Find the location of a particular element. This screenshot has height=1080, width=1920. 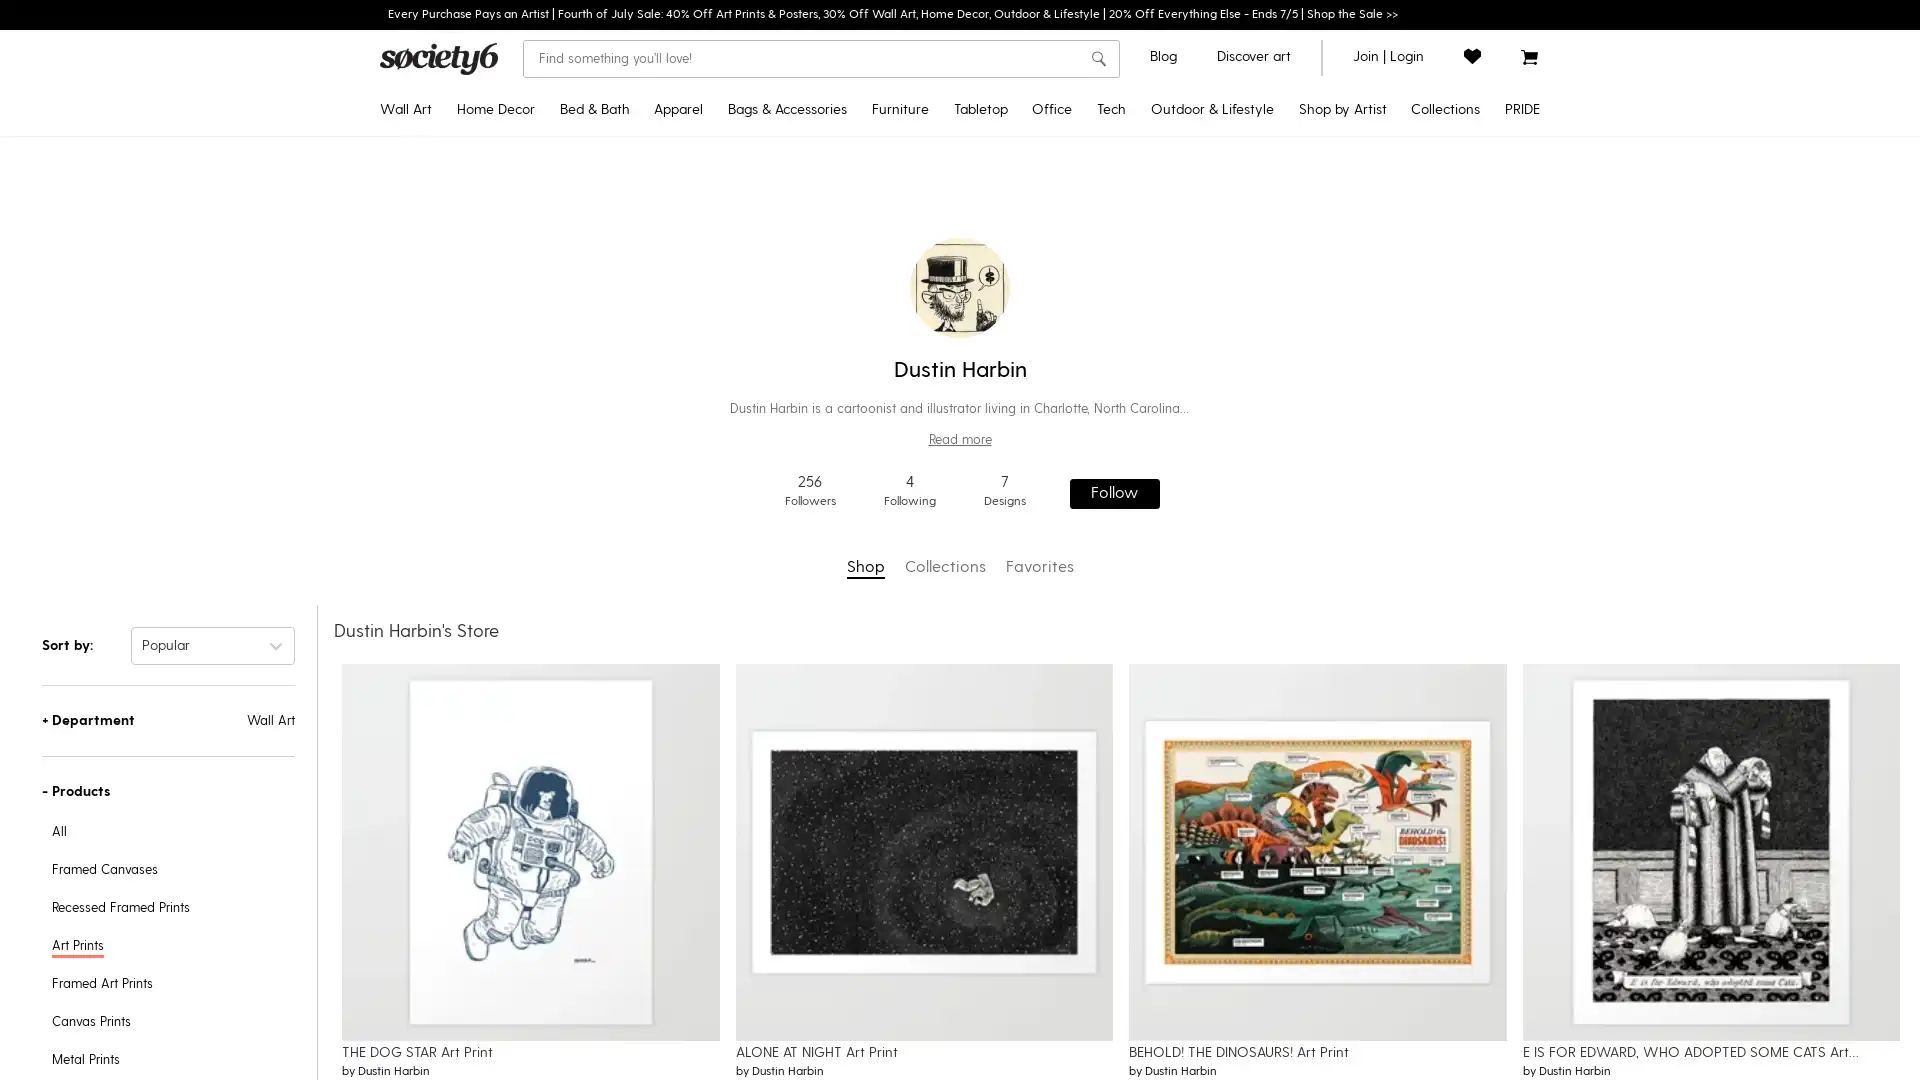

Hand & Bath Towels is located at coordinates (637, 320).